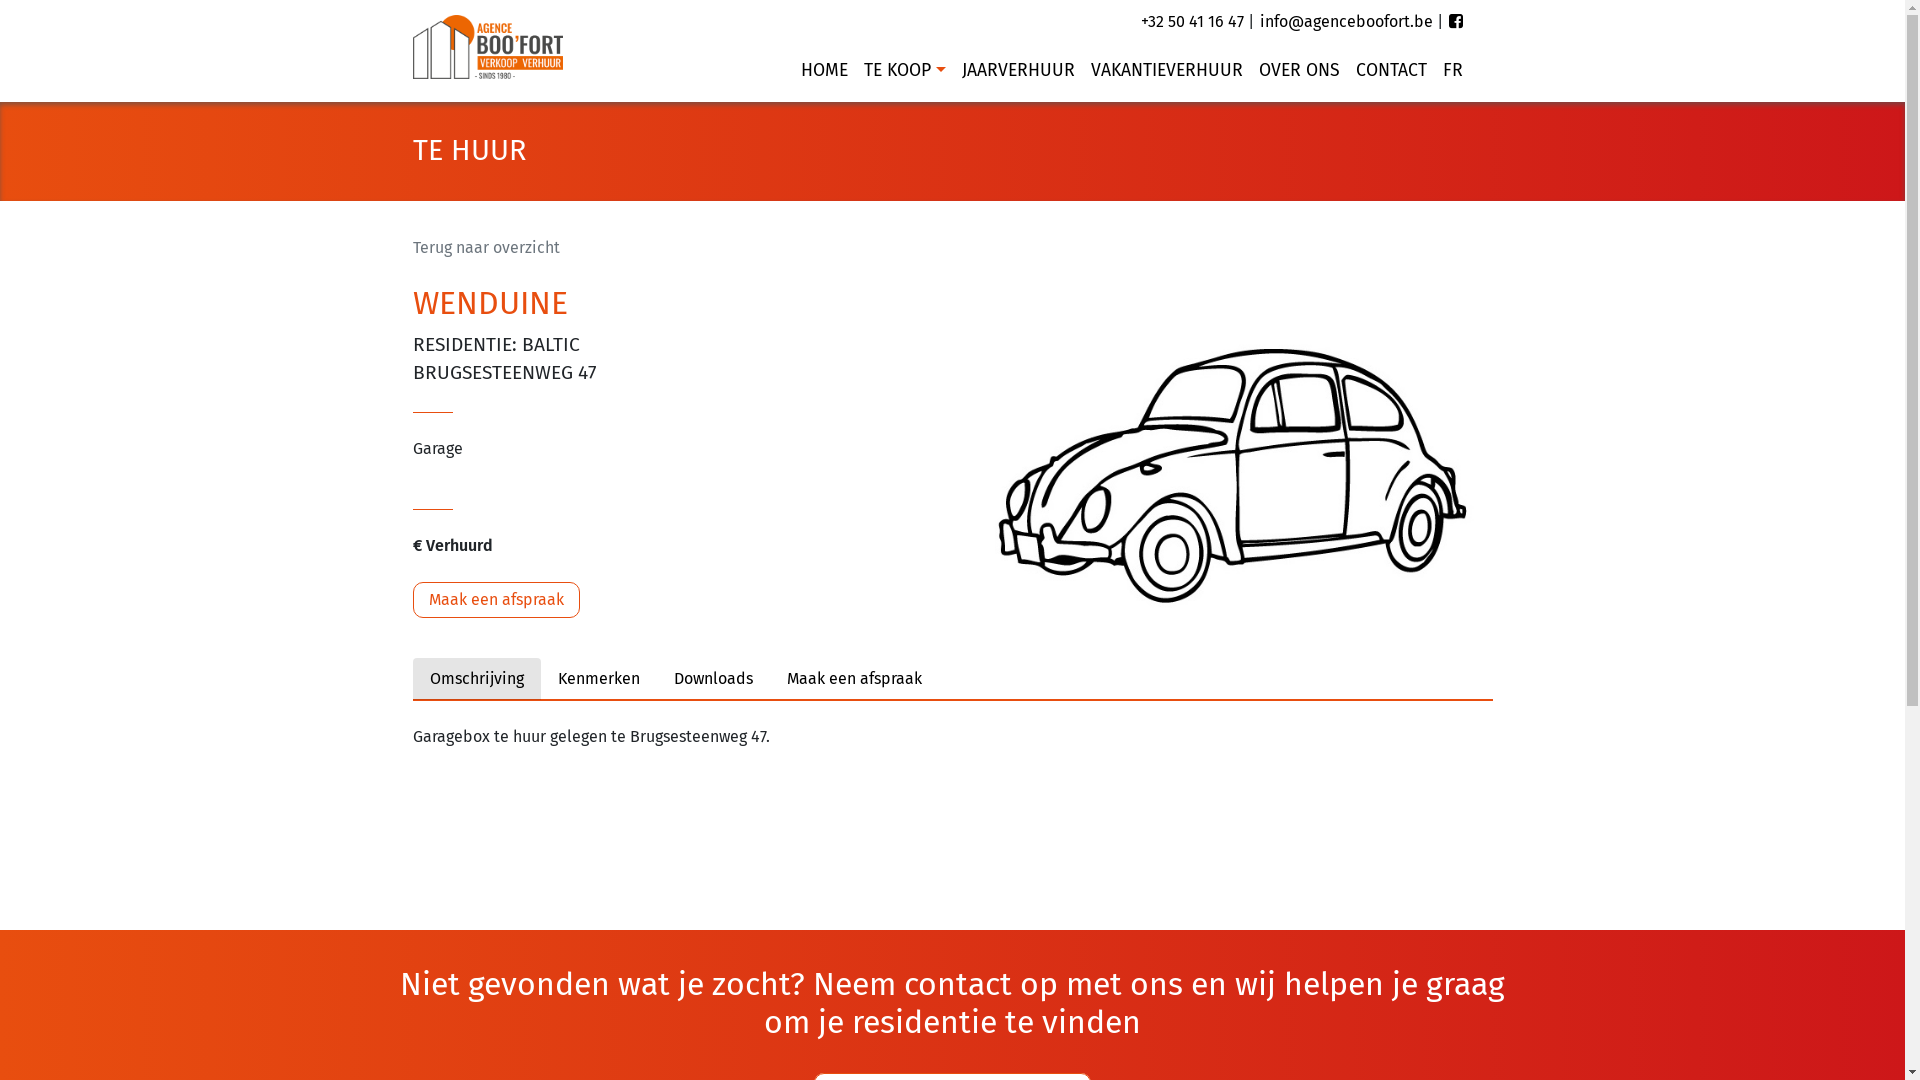  What do you see at coordinates (854, 677) in the screenshot?
I see `'Maak een afspraak'` at bounding box center [854, 677].